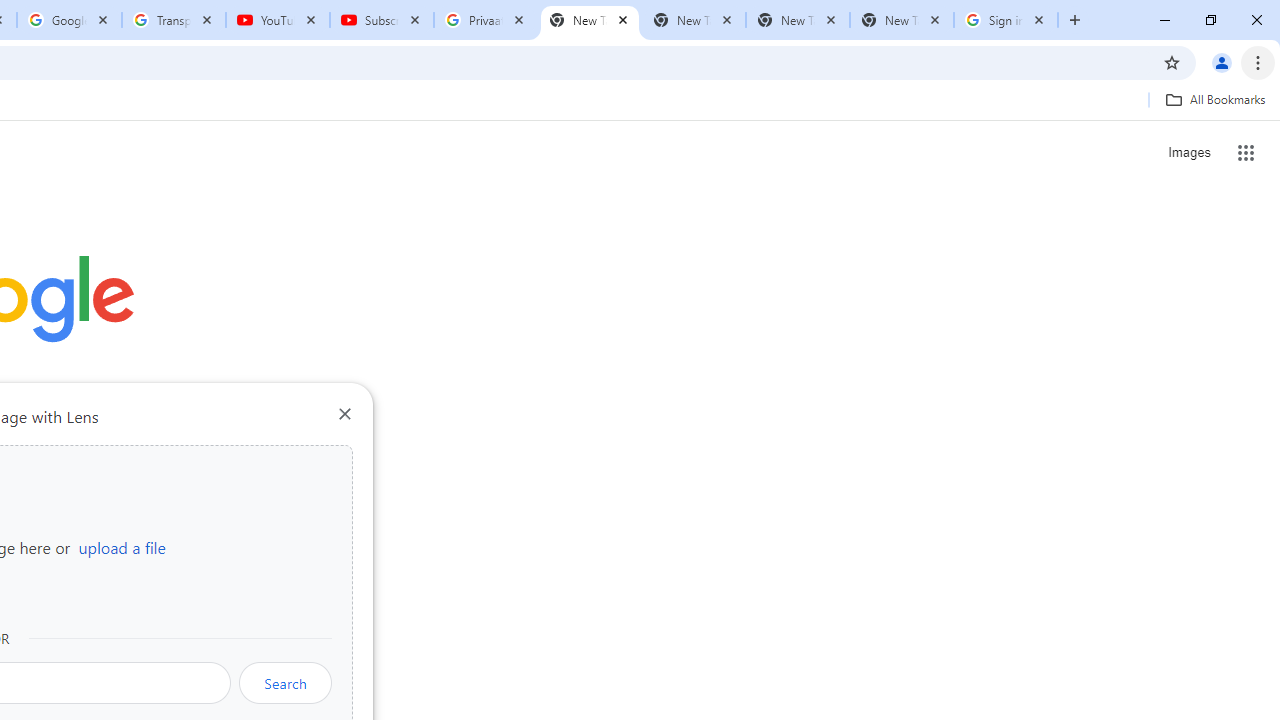 The image size is (1280, 720). Describe the element at coordinates (1006, 20) in the screenshot. I see `'Sign in - Google Accounts'` at that location.